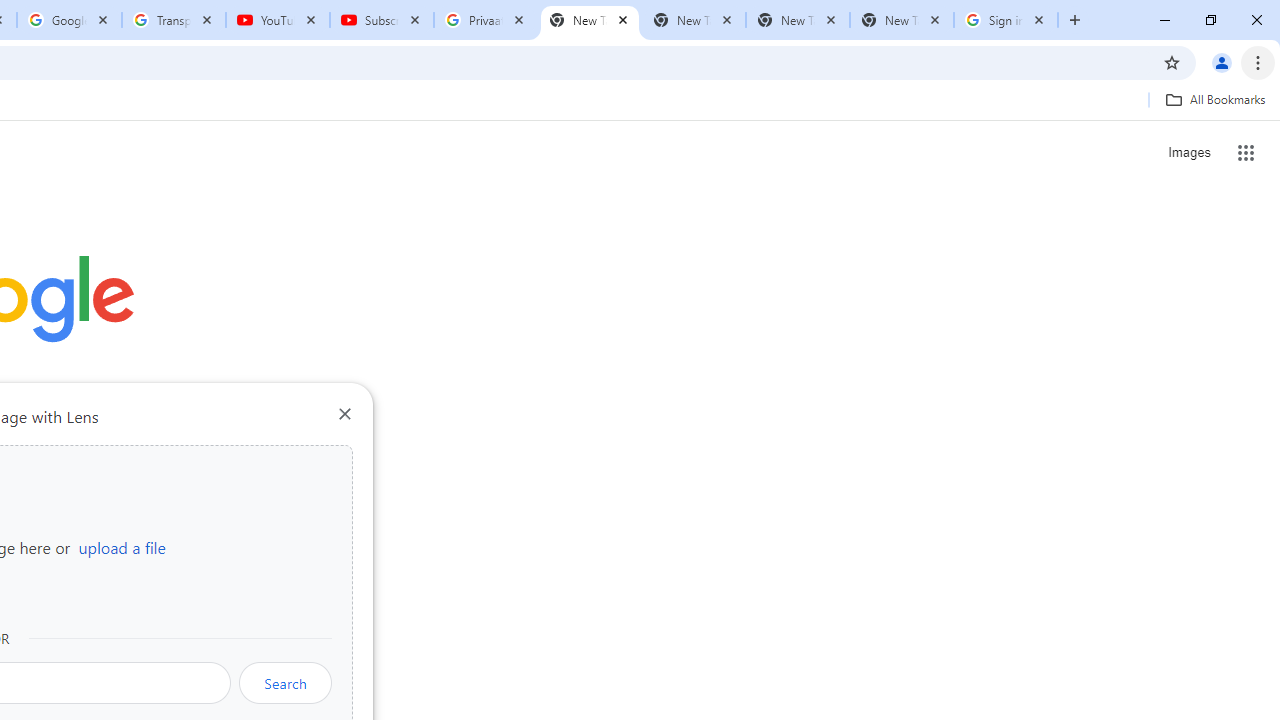 The image size is (1280, 720). Describe the element at coordinates (1006, 20) in the screenshot. I see `'Sign in - Google Accounts'` at that location.